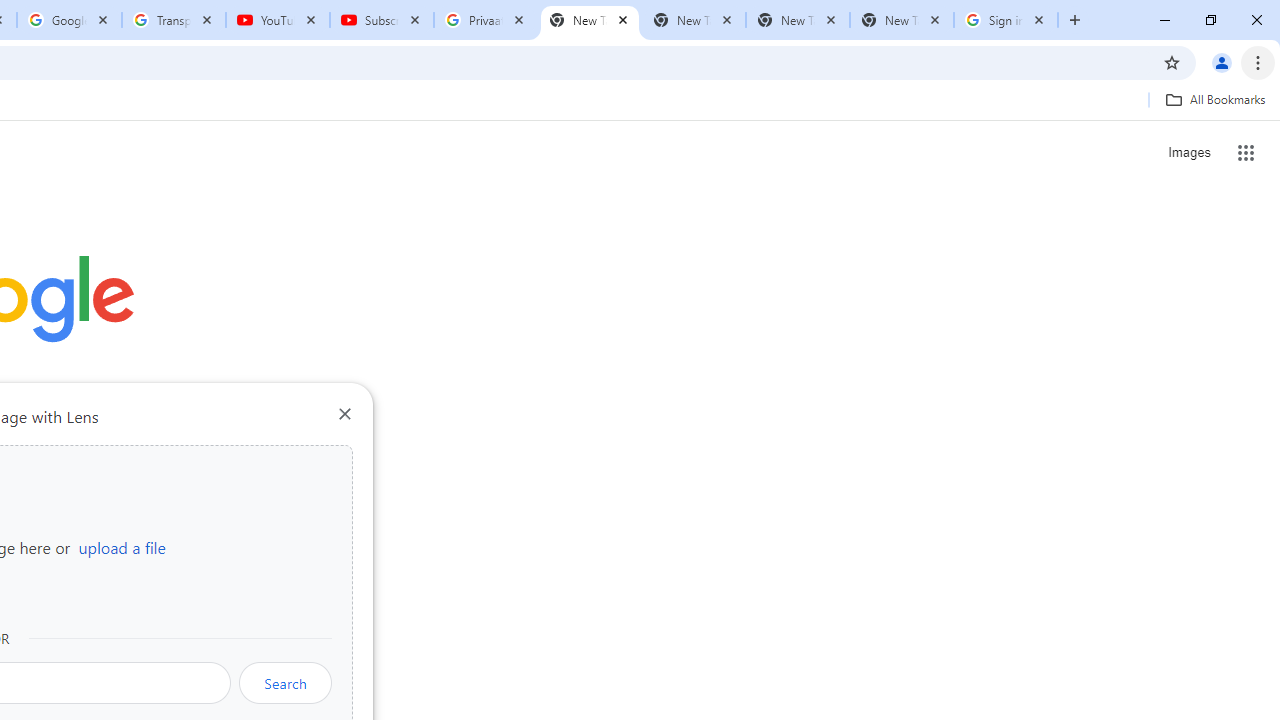 The image size is (1280, 720). Describe the element at coordinates (1006, 20) in the screenshot. I see `'Sign in - Google Accounts'` at that location.